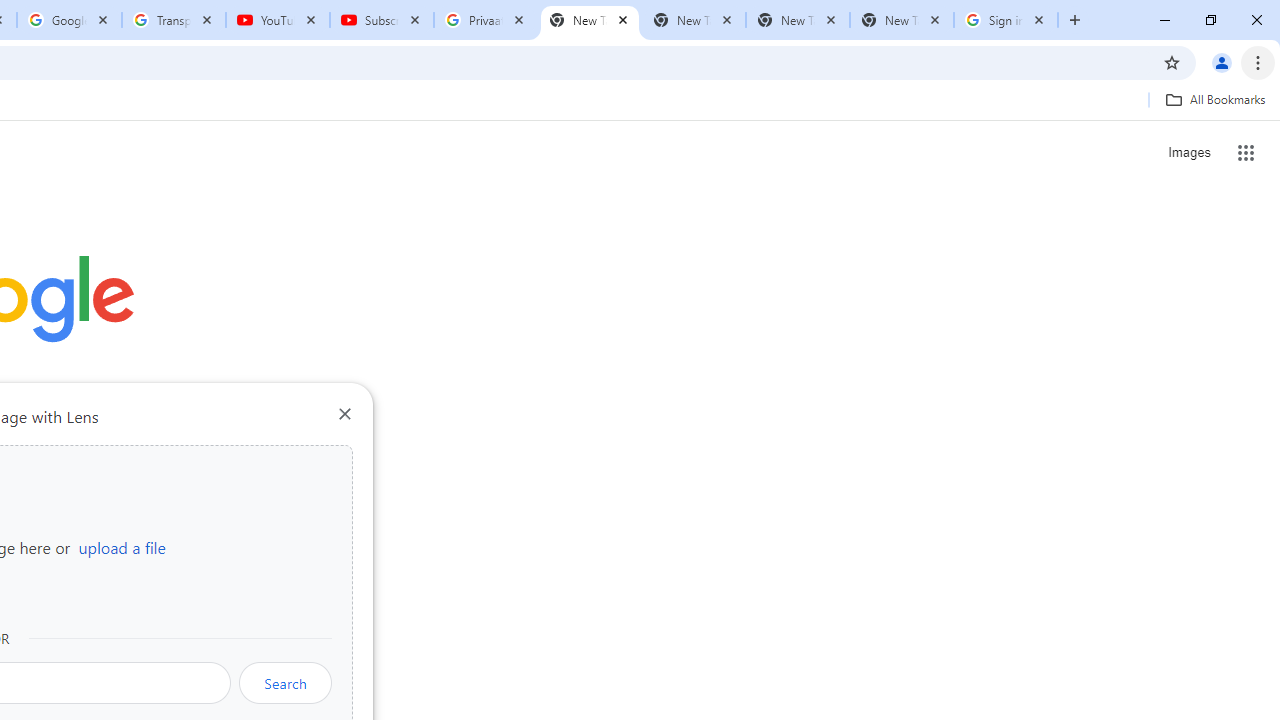 The image size is (1280, 720). Describe the element at coordinates (1006, 20) in the screenshot. I see `'Sign in - Google Accounts'` at that location.